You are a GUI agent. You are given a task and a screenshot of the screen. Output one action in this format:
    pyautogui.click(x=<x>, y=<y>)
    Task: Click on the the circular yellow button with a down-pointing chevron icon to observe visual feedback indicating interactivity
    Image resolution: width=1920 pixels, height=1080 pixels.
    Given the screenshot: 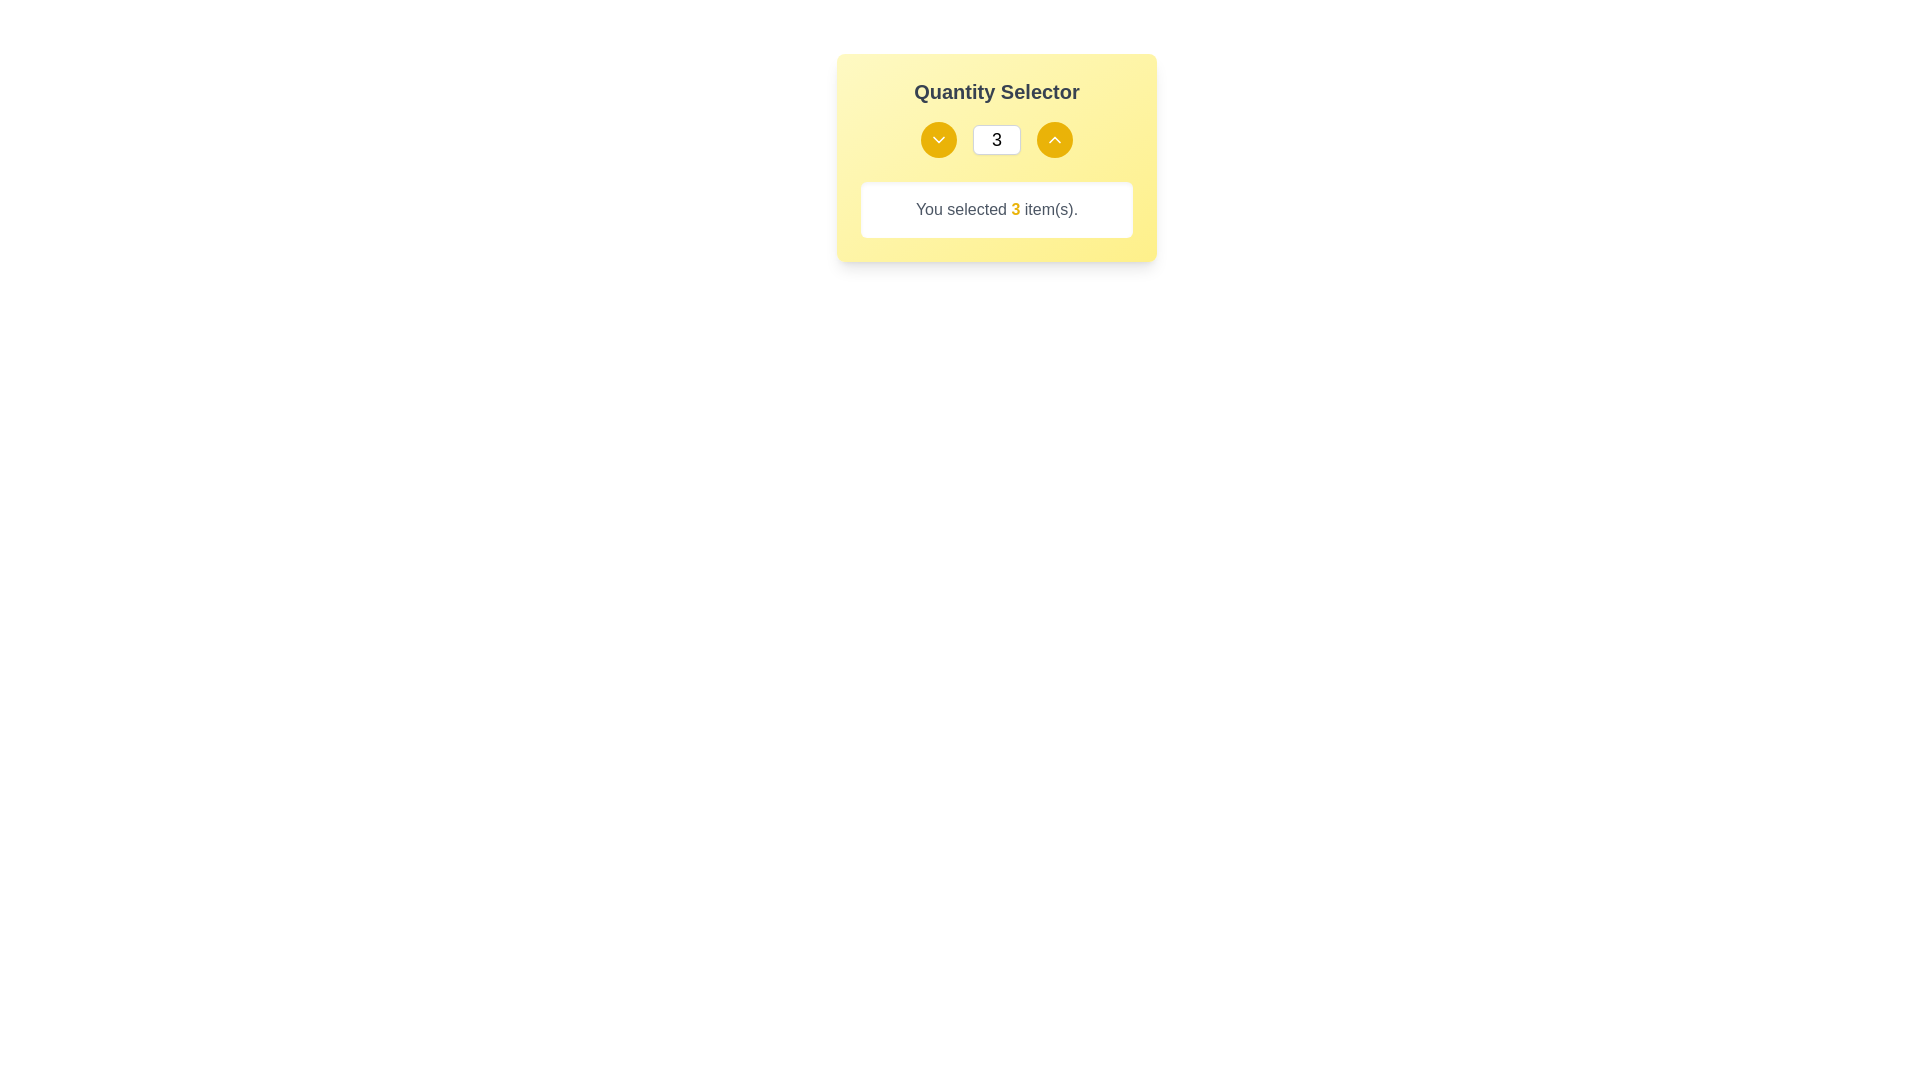 What is the action you would take?
    pyautogui.click(x=938, y=138)
    